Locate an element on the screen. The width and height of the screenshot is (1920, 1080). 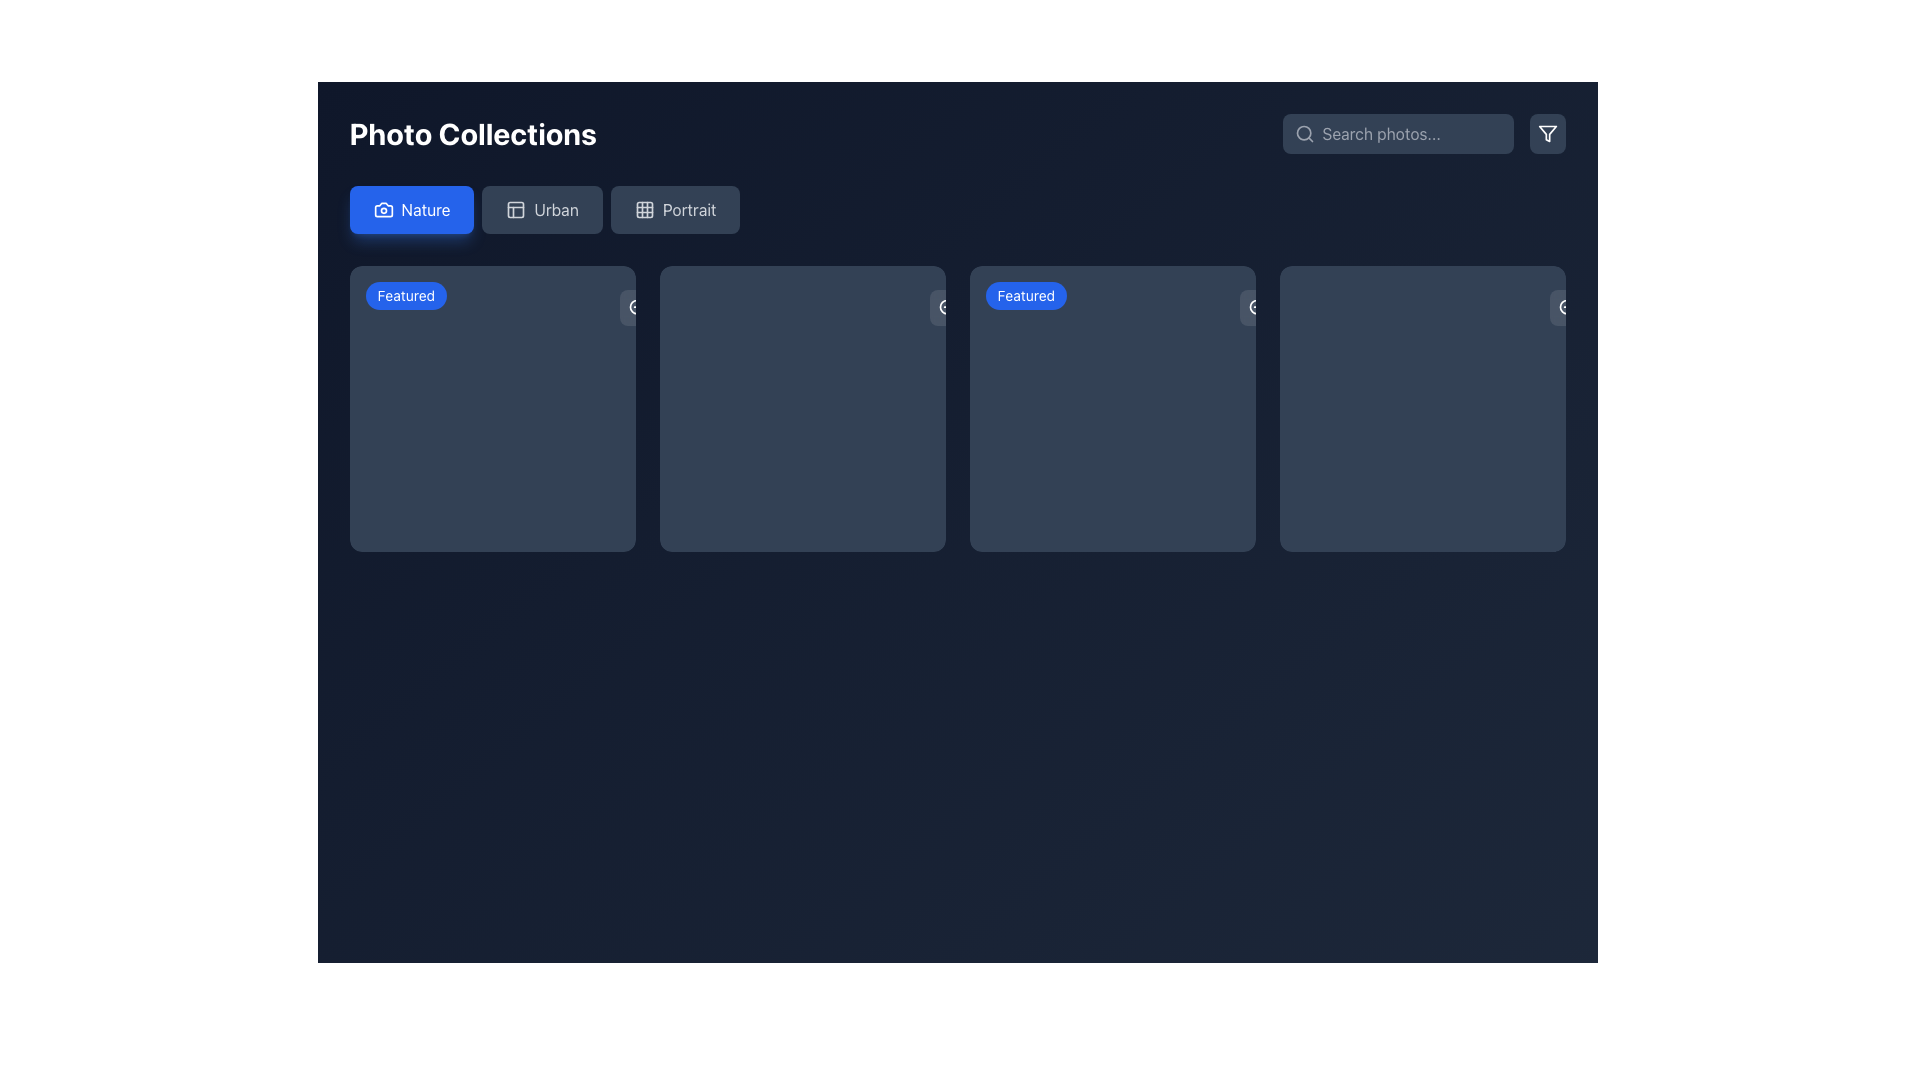
the camera icon located within the blue 'Nature' button in the header section of the interface to interact with it is located at coordinates (383, 209).